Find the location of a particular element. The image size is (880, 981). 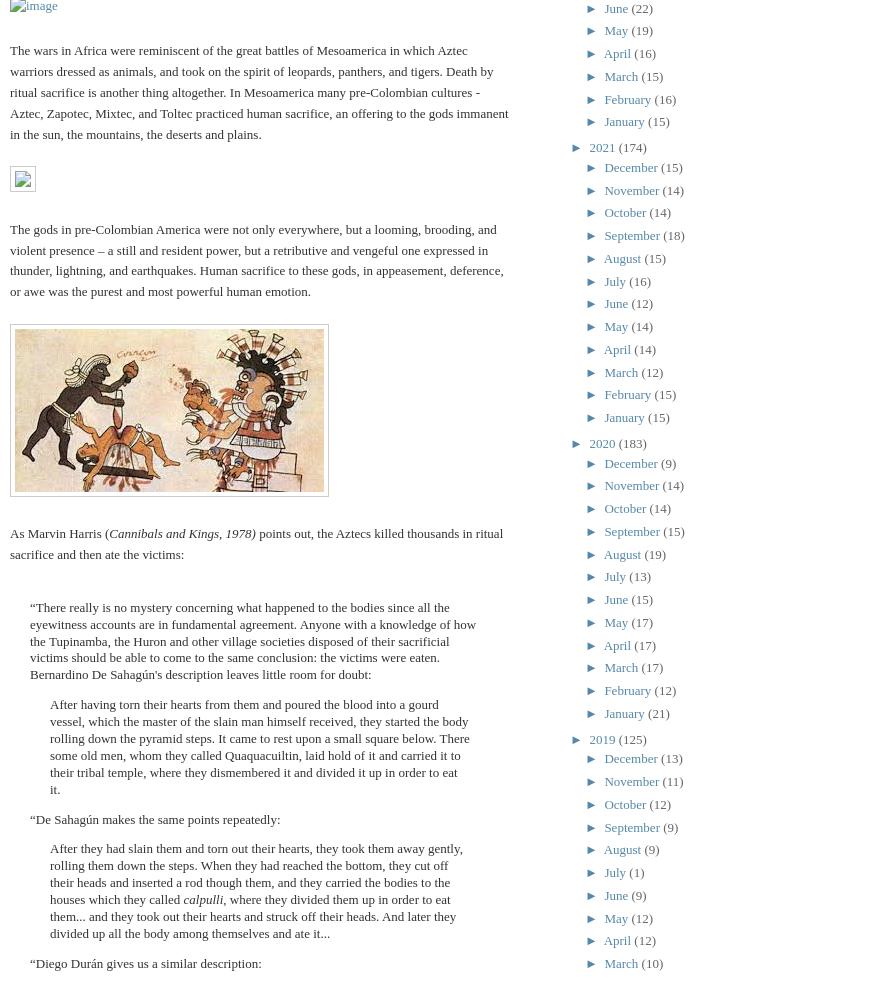

'The gods in pre-Colombian America were not only everywhere, but a looming, brooding, and violent presence – a still and resident power, but a retributive and vengeful one expressed in thunder, lightning, and earthquakes. Human sacrifice to these gods, in appeasement, deference, or awe was the purest and most powerful human emotion.' is located at coordinates (255, 258).